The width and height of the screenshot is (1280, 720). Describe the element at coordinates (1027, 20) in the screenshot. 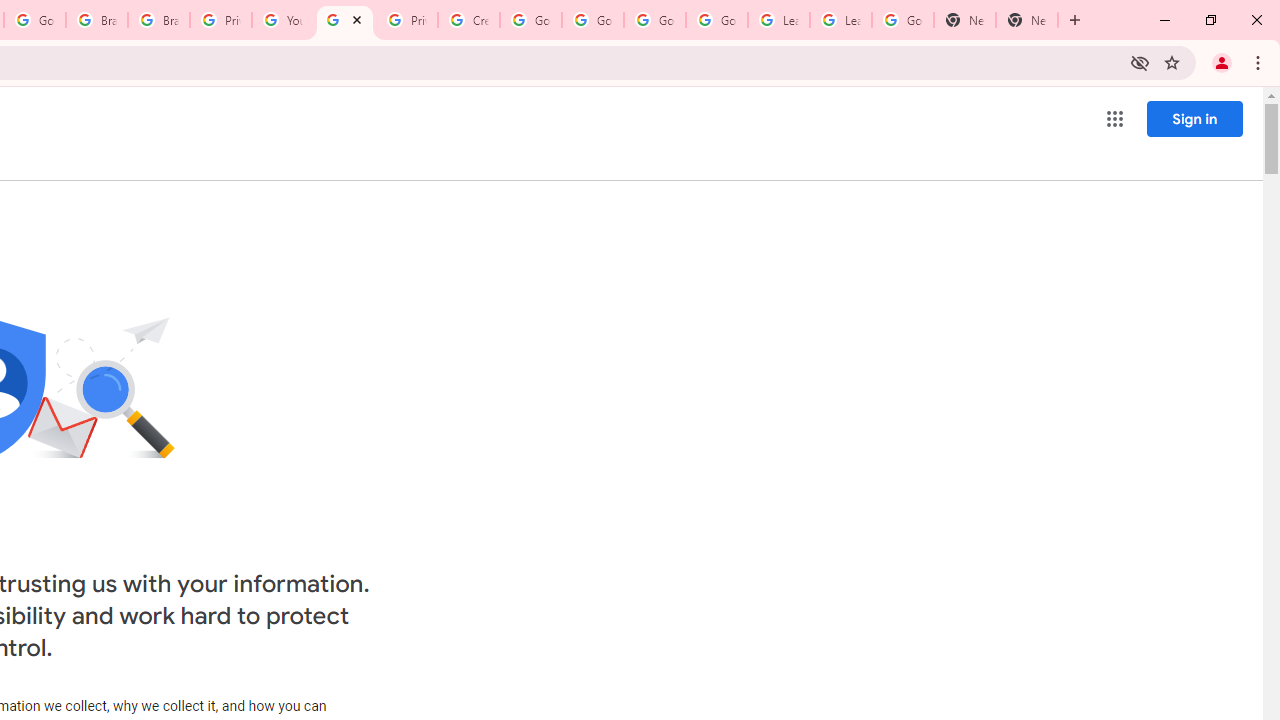

I see `'New Tab'` at that location.